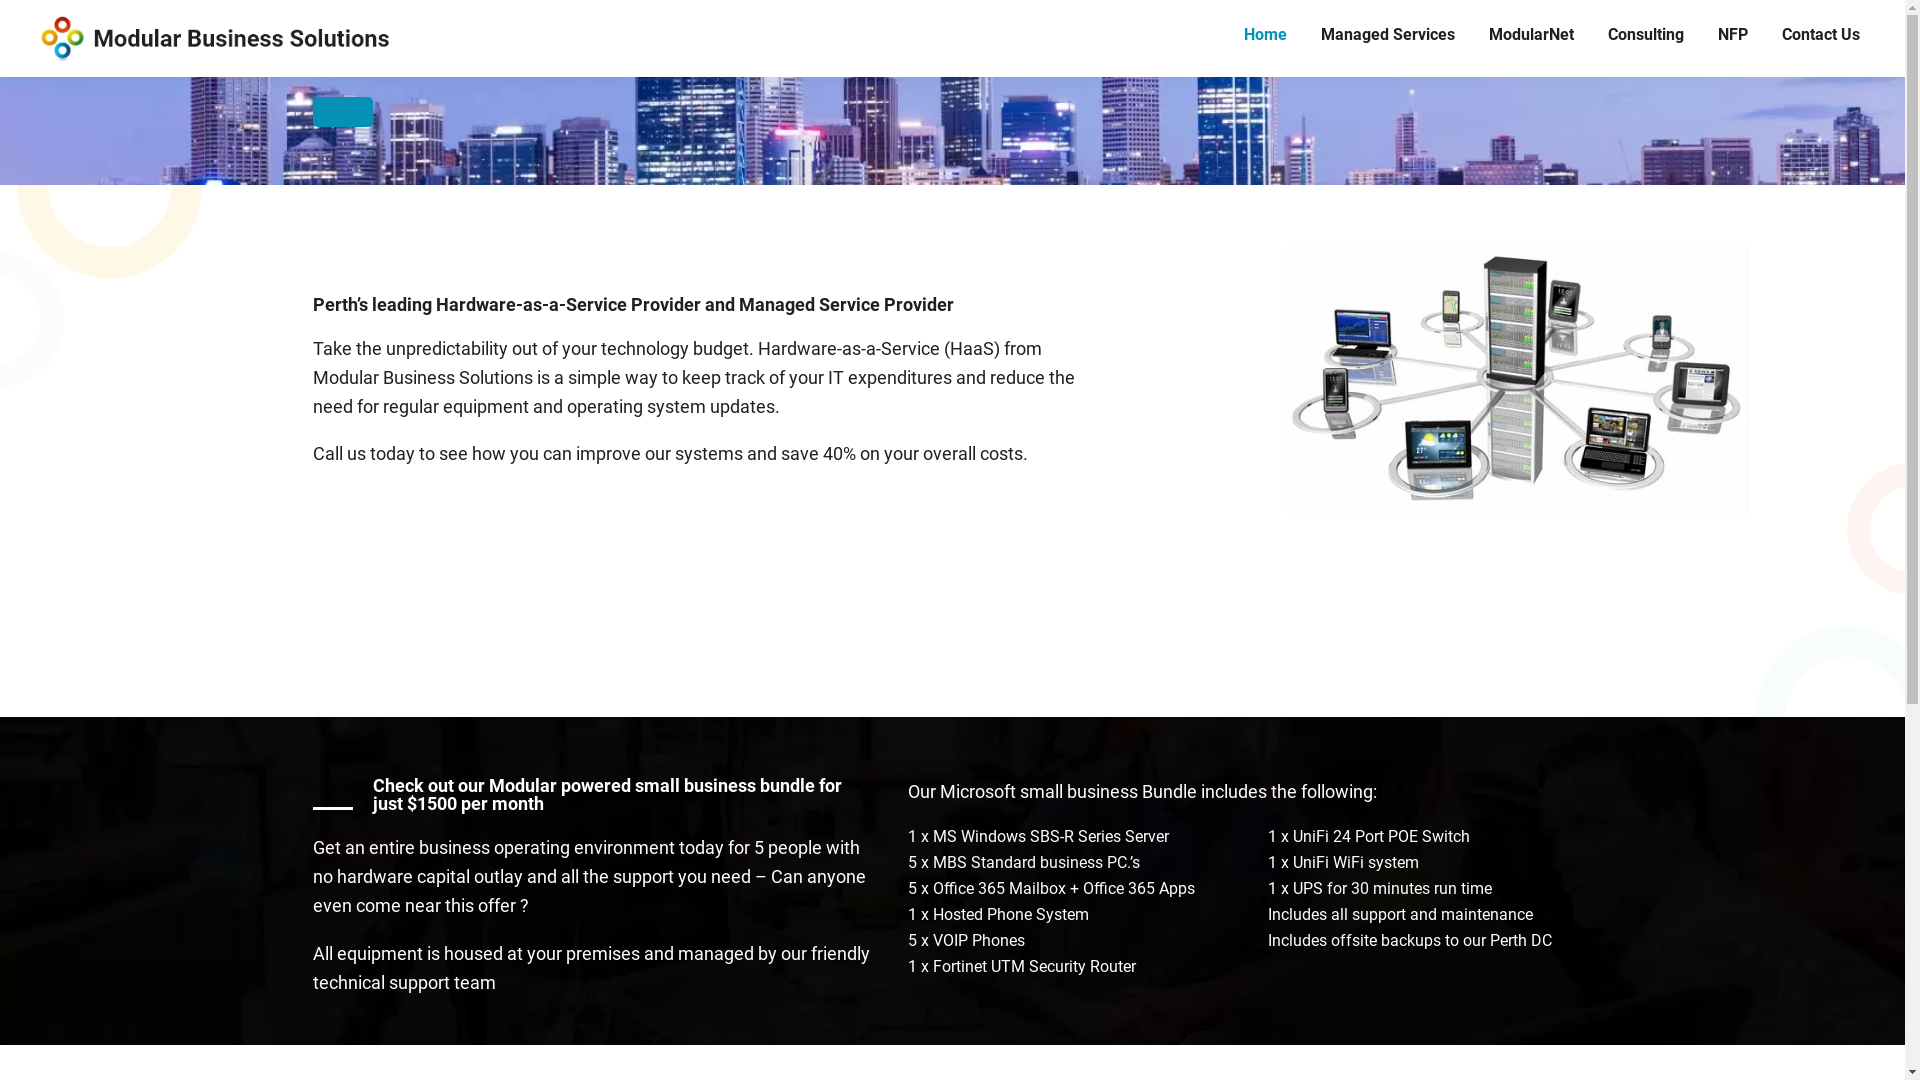  I want to click on 'ModularNet', so click(1473, 34).